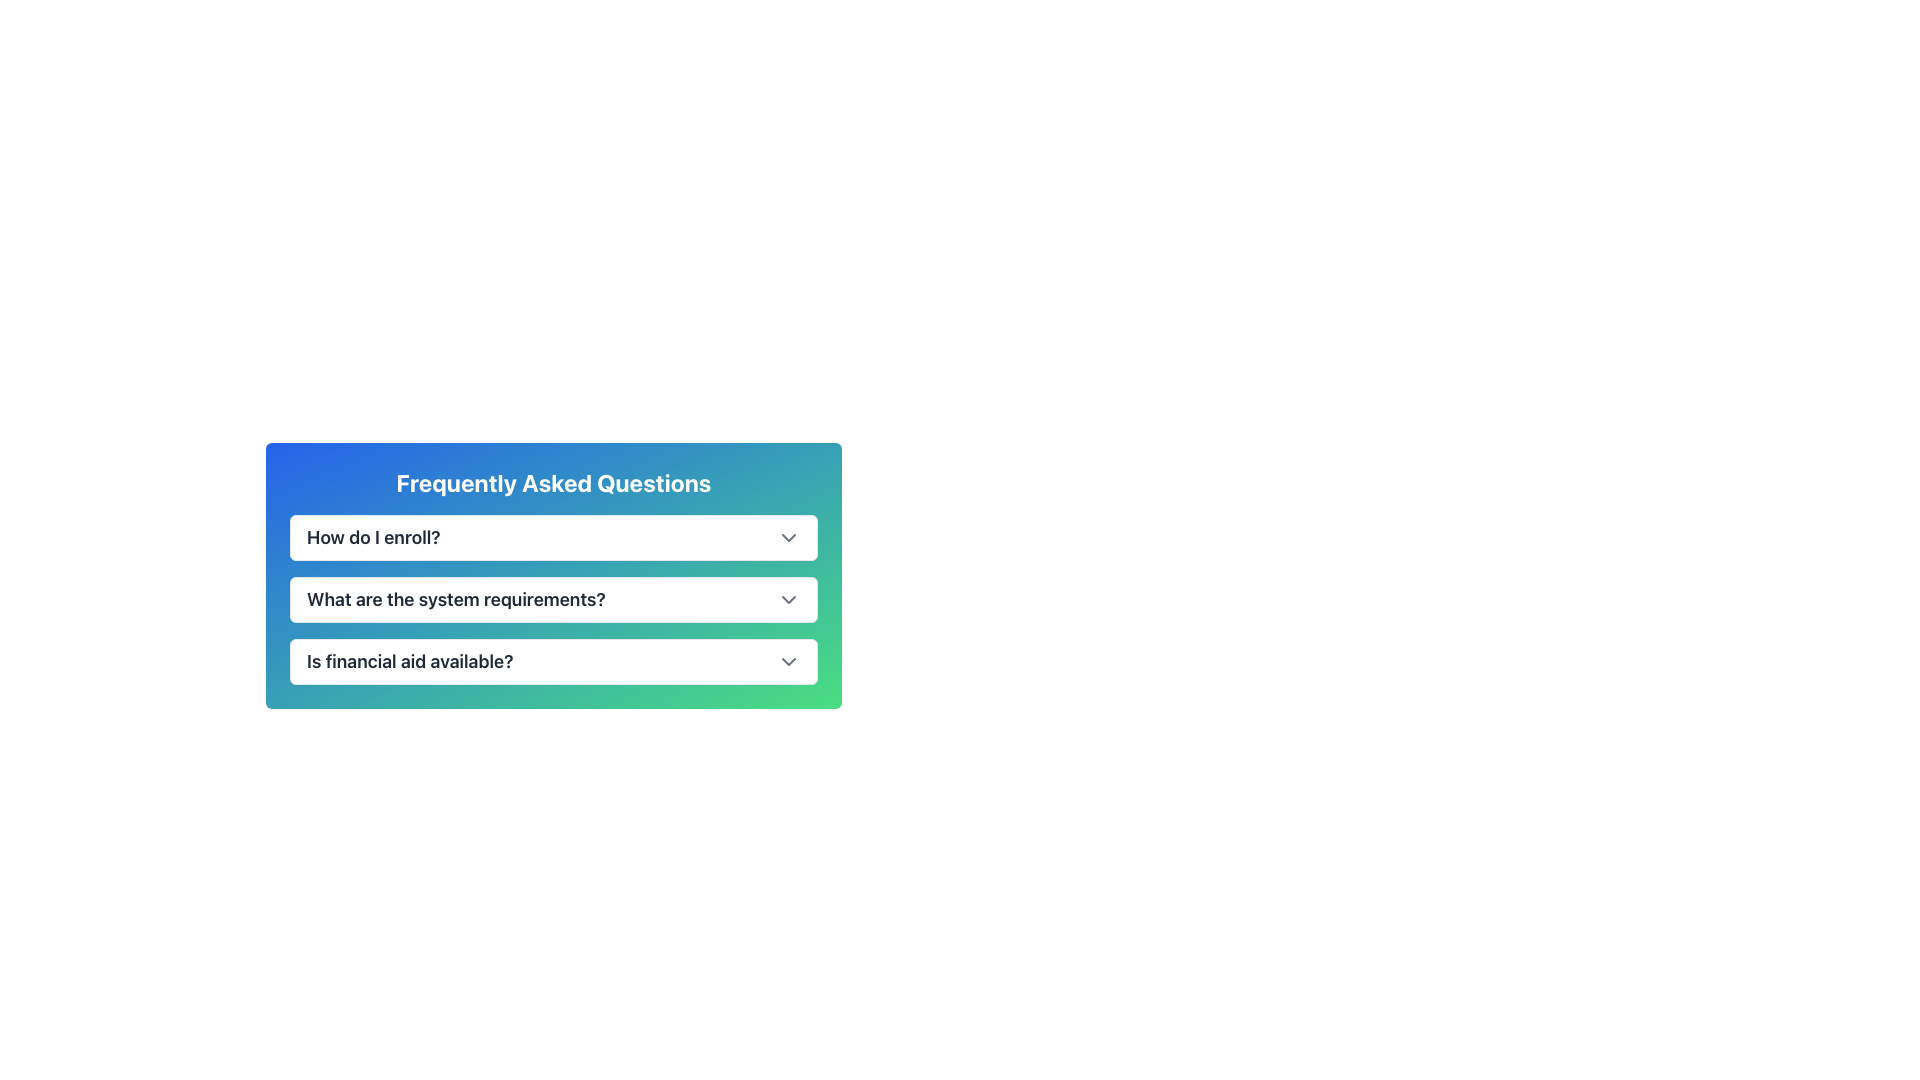  Describe the element at coordinates (409, 662) in the screenshot. I see `text of the third question in the Frequently Asked Questions section, located near the bottom of the list` at that location.